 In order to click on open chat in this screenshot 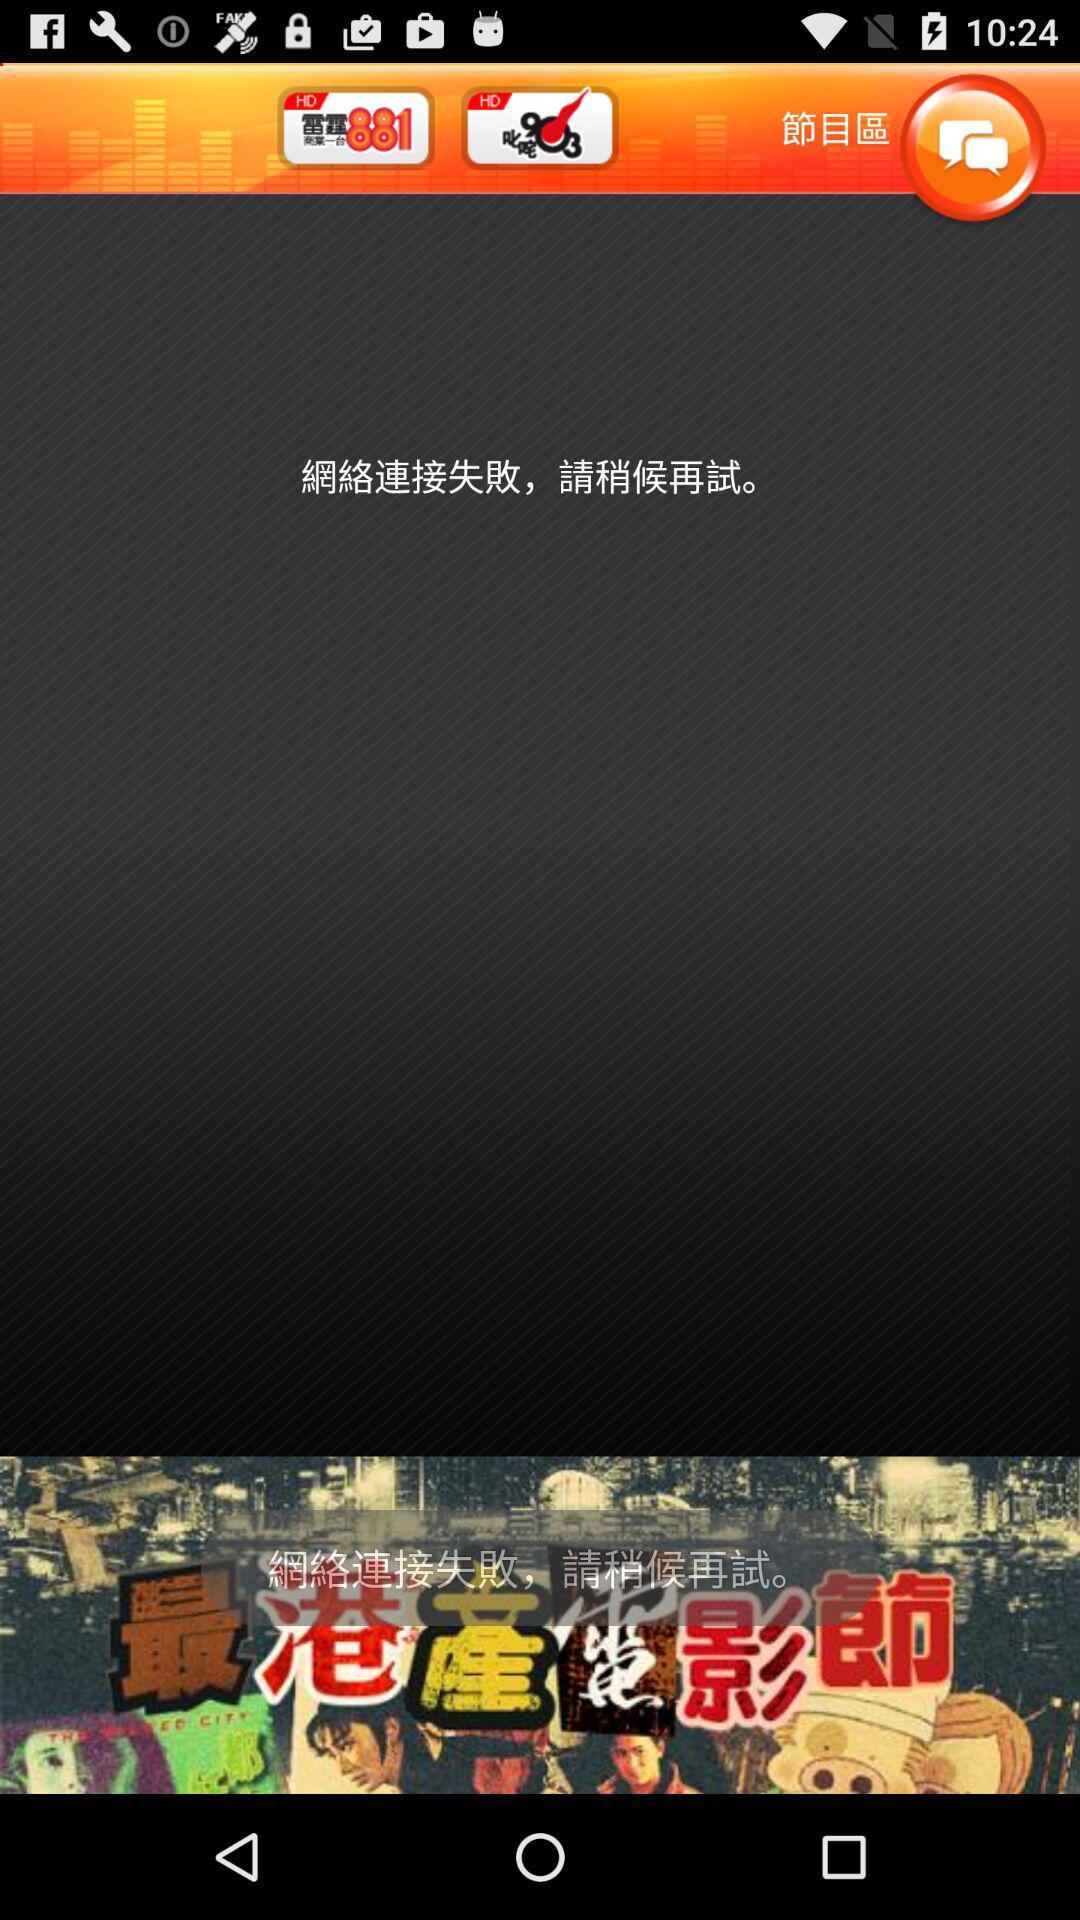, I will do `click(971, 148)`.